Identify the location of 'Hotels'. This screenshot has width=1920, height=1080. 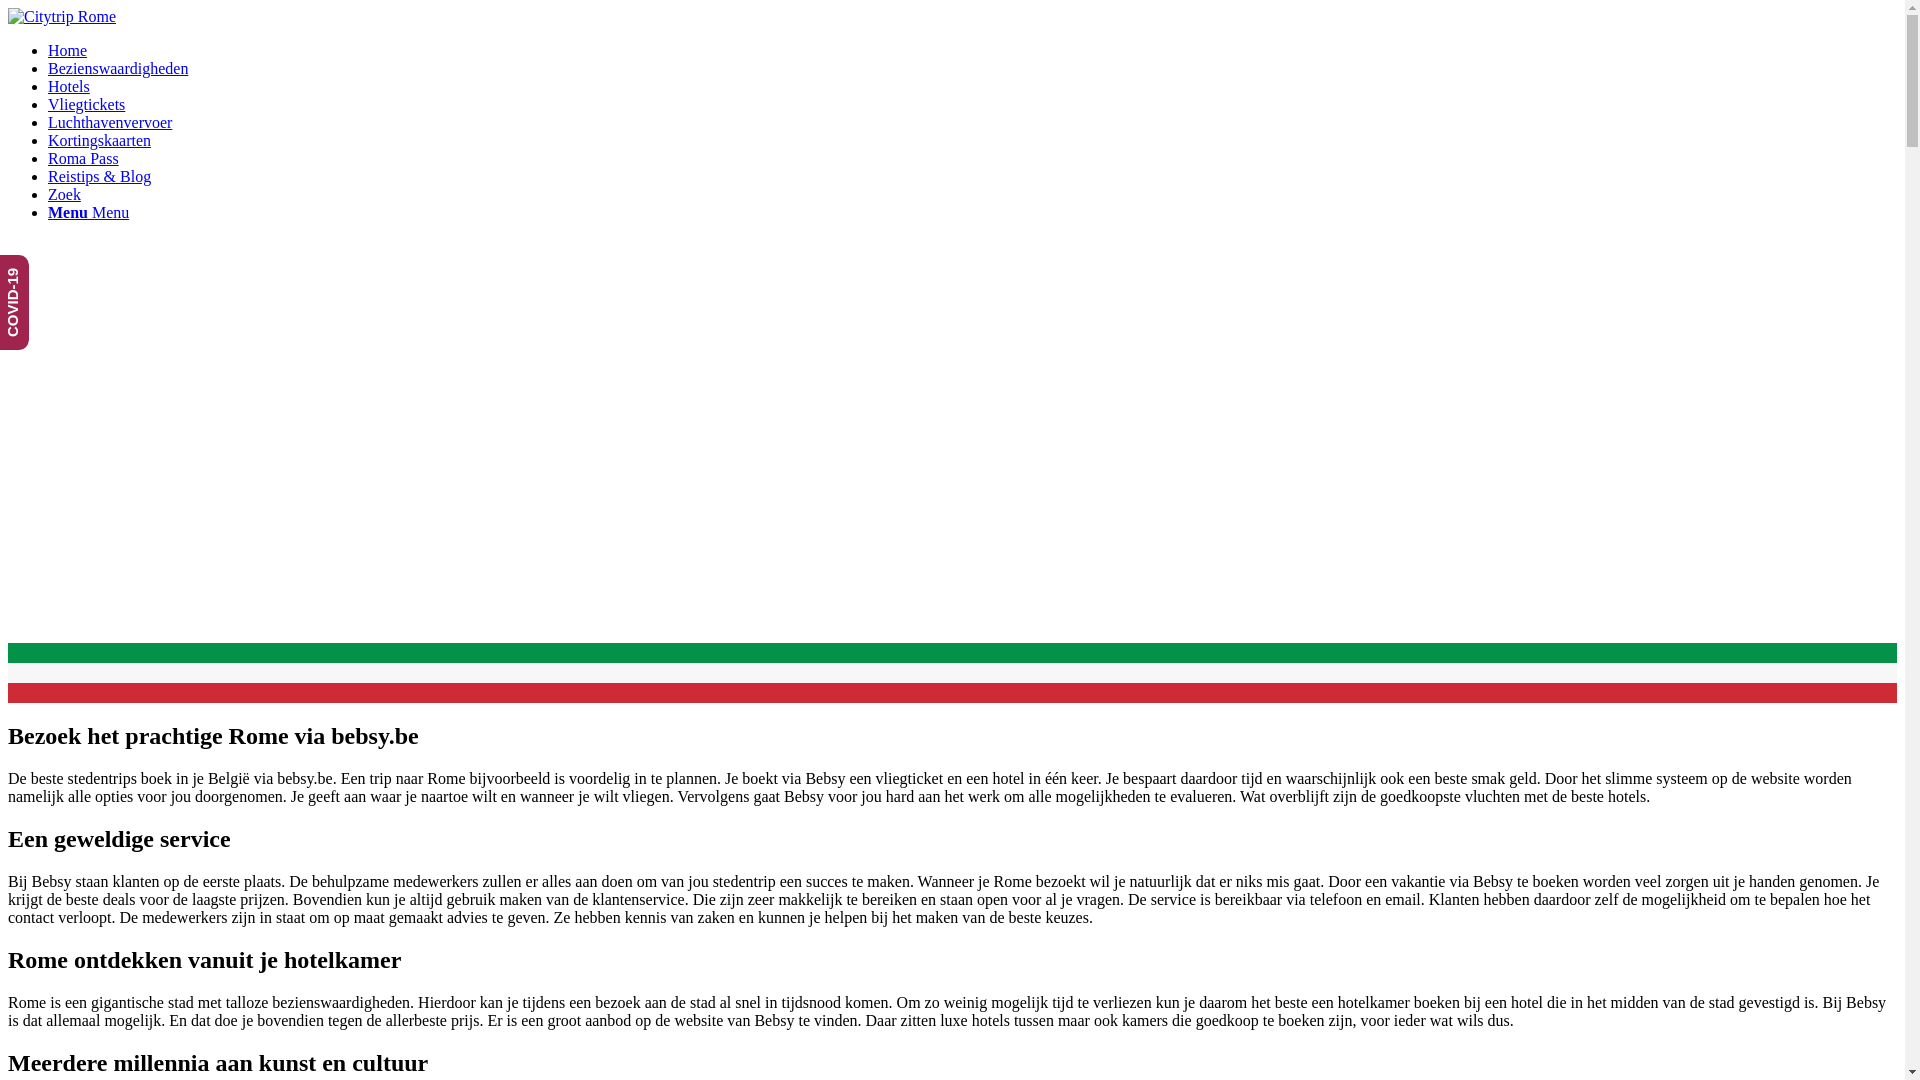
(68, 85).